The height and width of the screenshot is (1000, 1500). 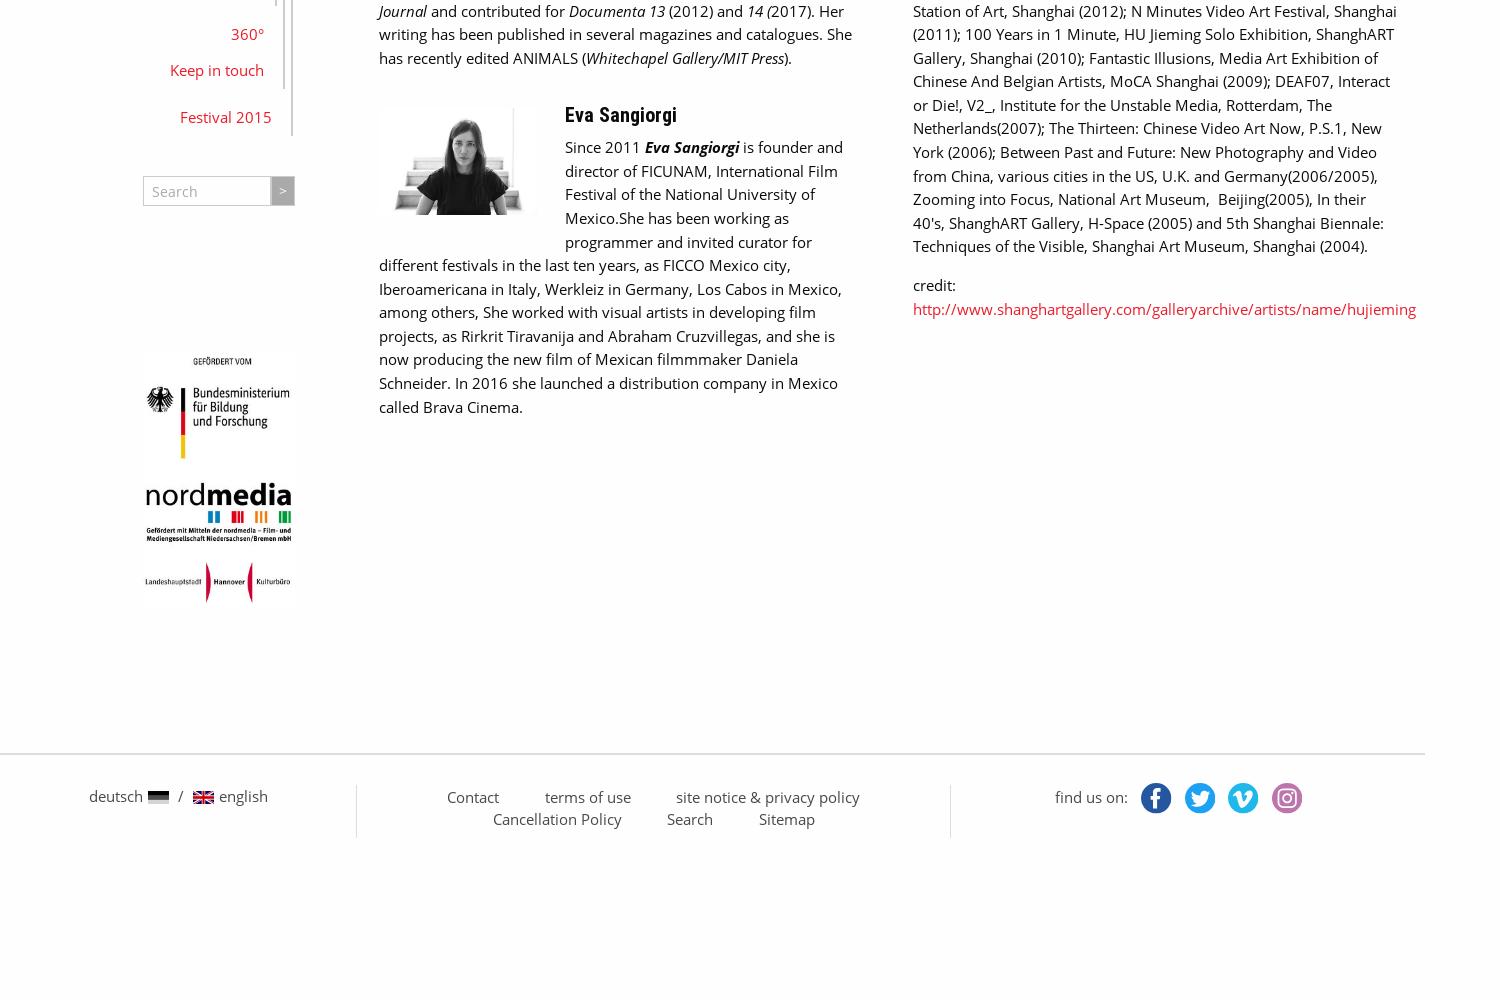 What do you see at coordinates (230, 33) in the screenshot?
I see `'360°'` at bounding box center [230, 33].